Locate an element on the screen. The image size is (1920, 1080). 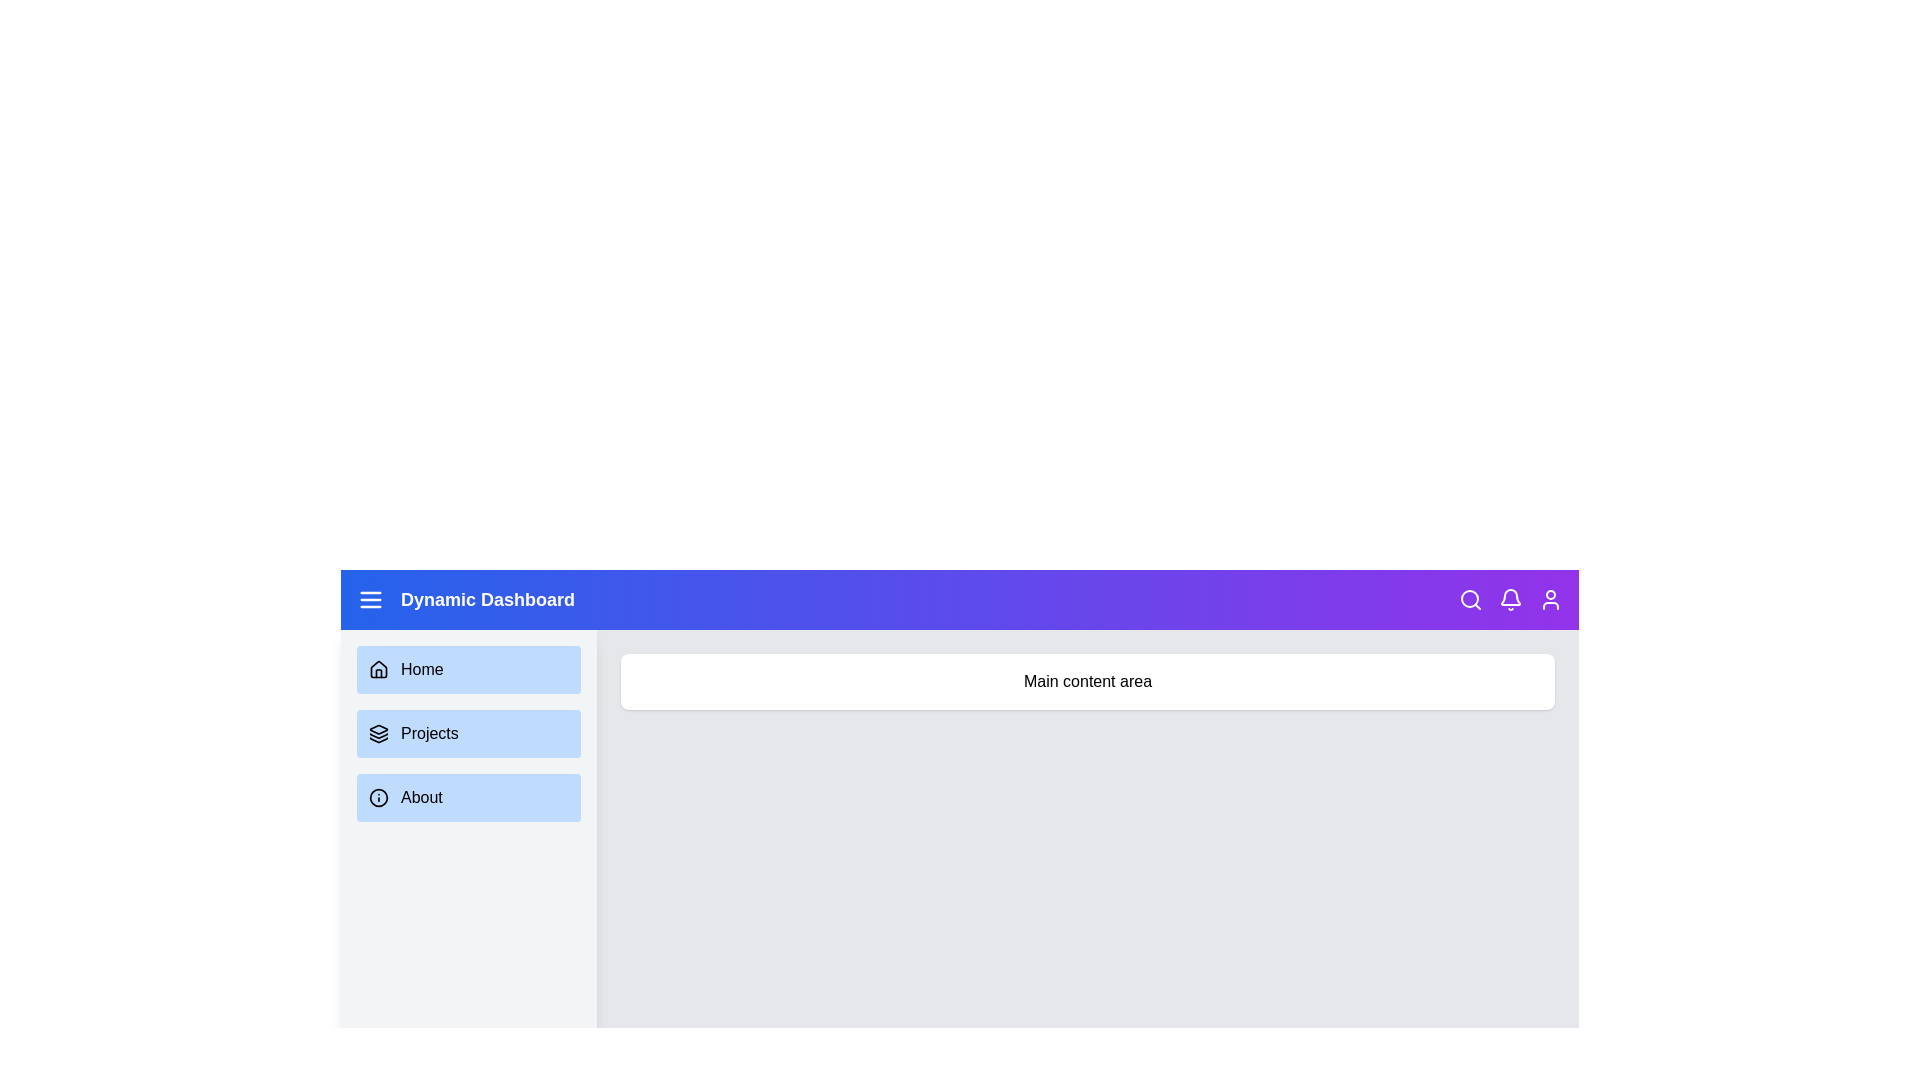
the navigation item Projects to navigate to the respective section is located at coordinates (468, 733).